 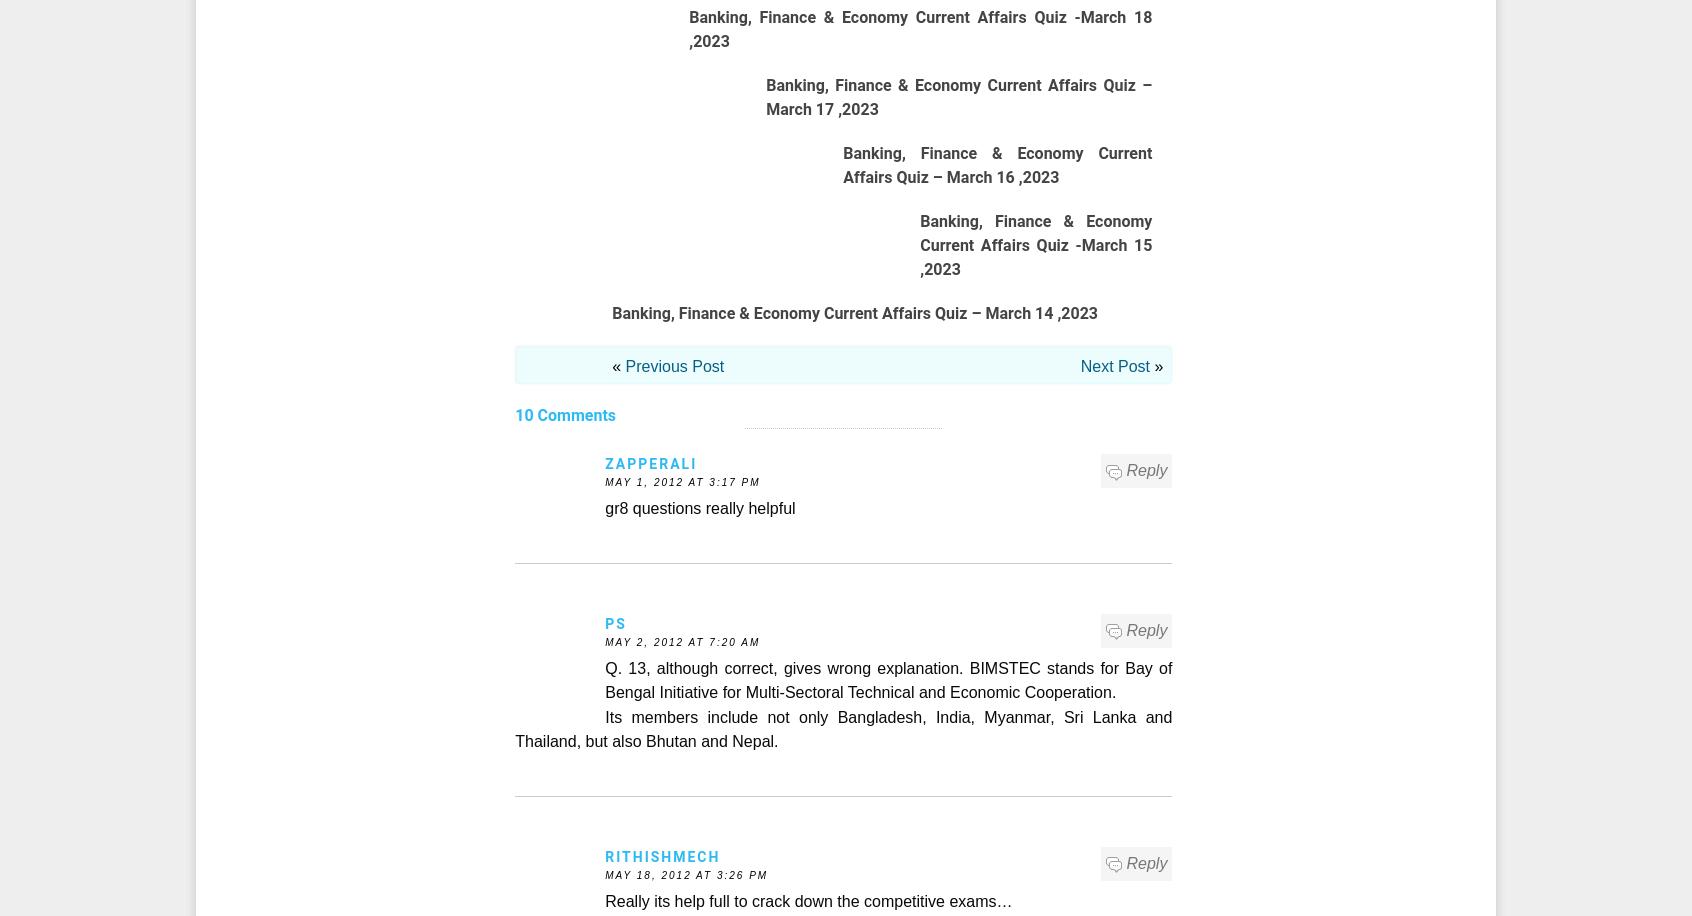 What do you see at coordinates (996, 165) in the screenshot?
I see `'Banking, Finance & Economy Current Affairs Quiz – March 16 ,2023'` at bounding box center [996, 165].